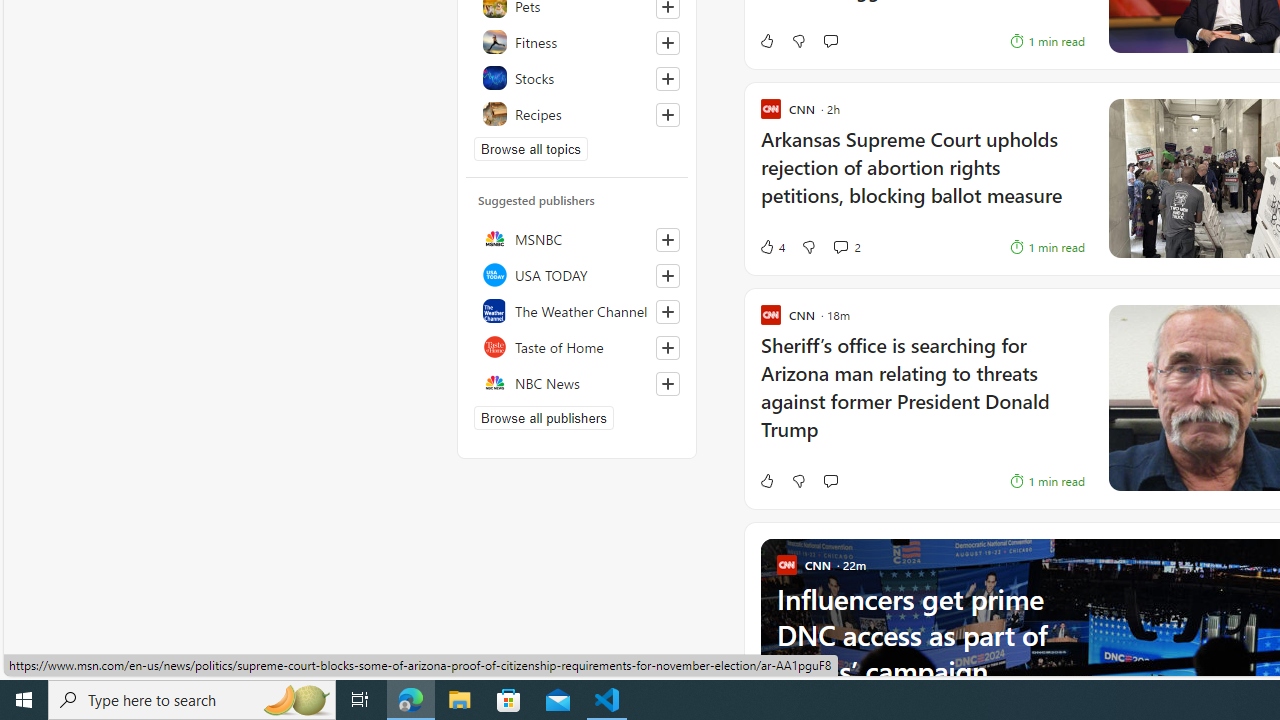  Describe the element at coordinates (797, 480) in the screenshot. I see `'Dislike'` at that location.